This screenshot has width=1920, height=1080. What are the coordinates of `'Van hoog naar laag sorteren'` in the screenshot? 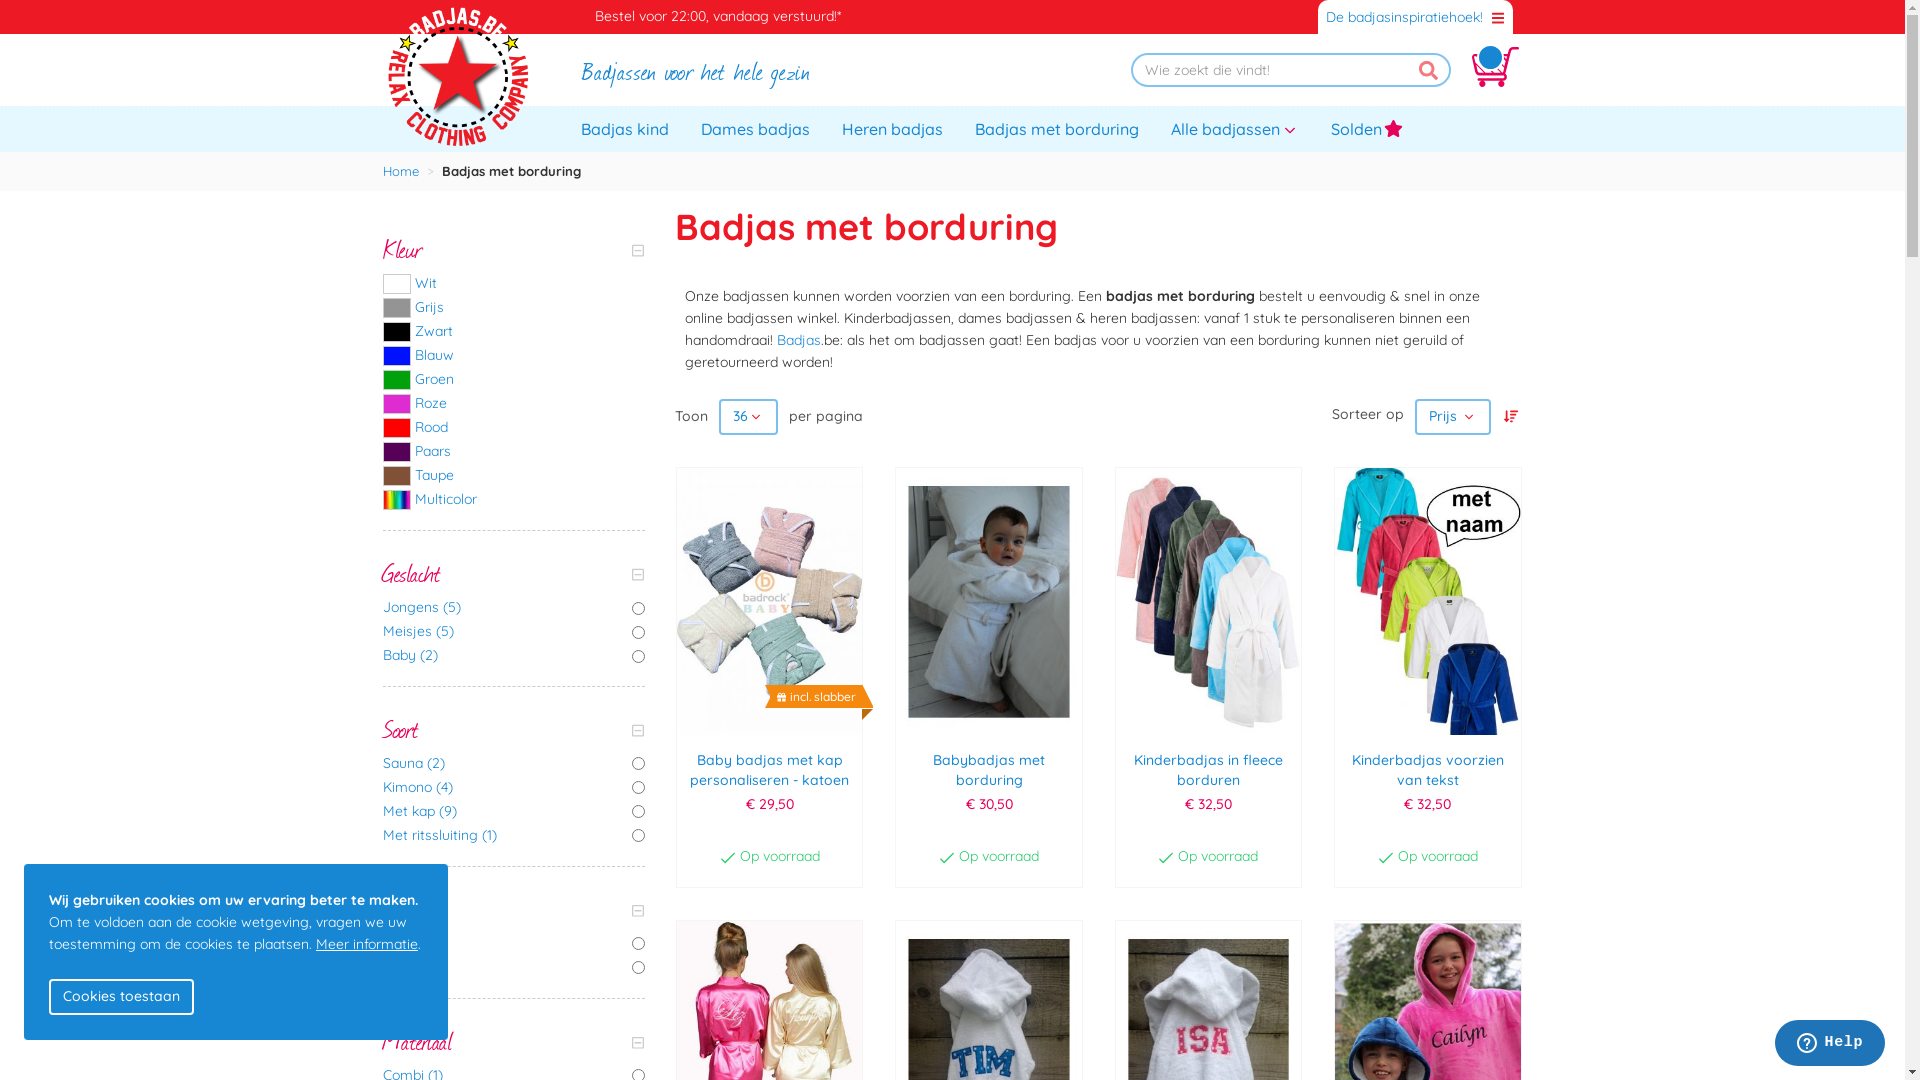 It's located at (1510, 415).